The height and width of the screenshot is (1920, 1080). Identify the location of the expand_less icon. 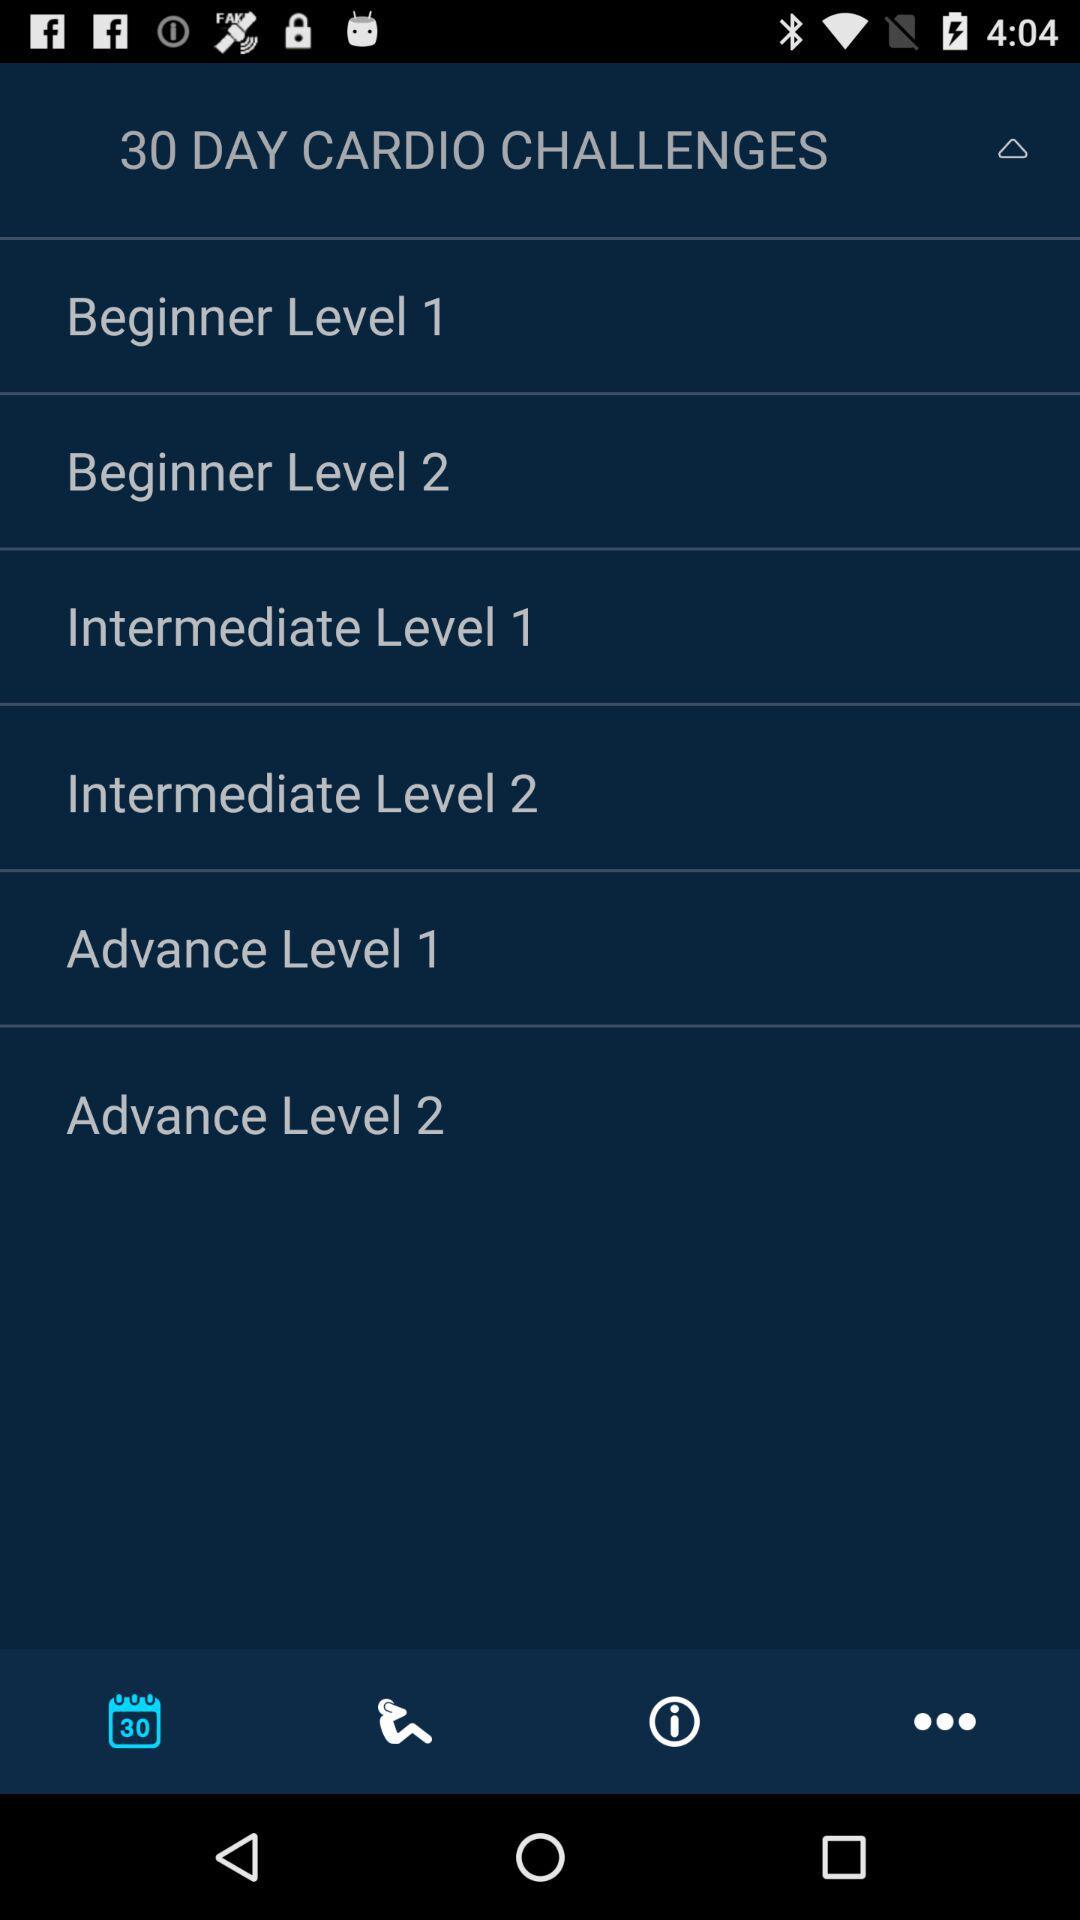
(994, 157).